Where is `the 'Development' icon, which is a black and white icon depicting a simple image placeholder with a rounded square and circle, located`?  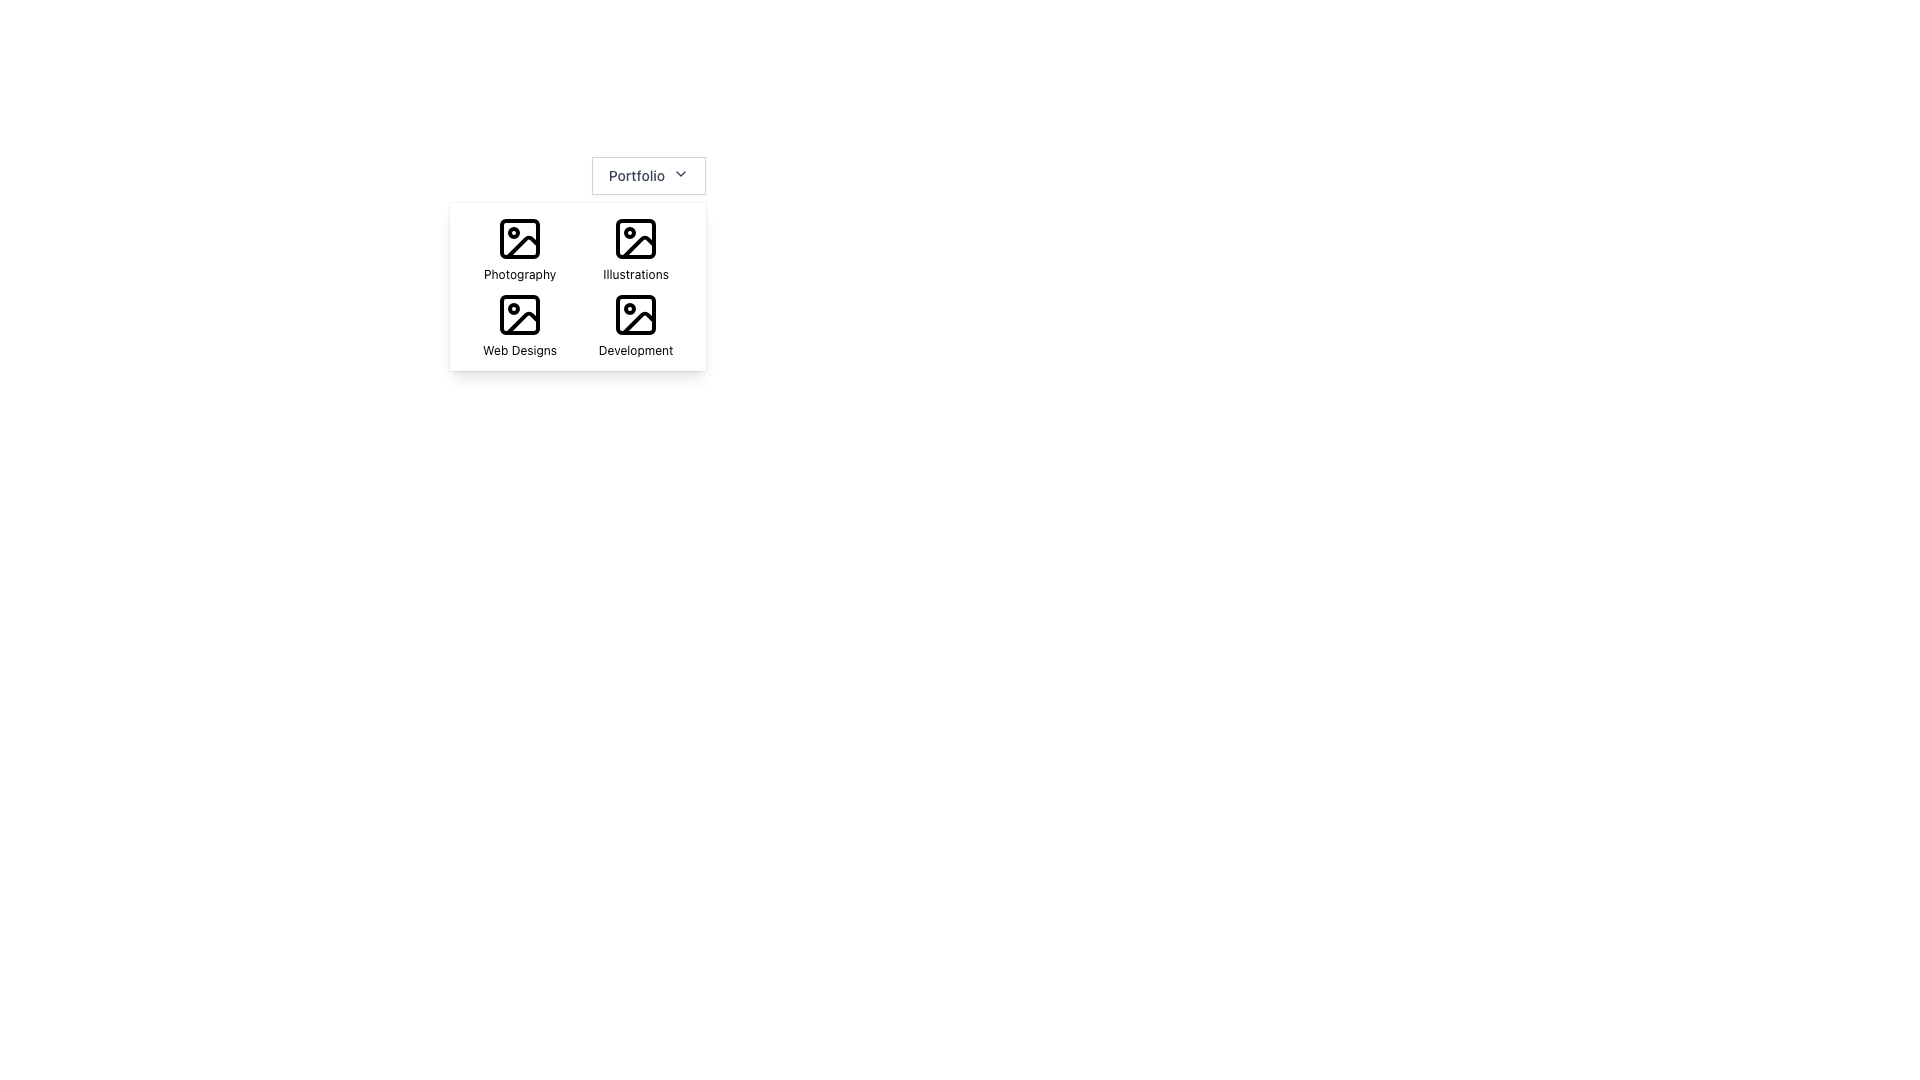
the 'Development' icon, which is a black and white icon depicting a simple image placeholder with a rounded square and circle, located is located at coordinates (635, 315).